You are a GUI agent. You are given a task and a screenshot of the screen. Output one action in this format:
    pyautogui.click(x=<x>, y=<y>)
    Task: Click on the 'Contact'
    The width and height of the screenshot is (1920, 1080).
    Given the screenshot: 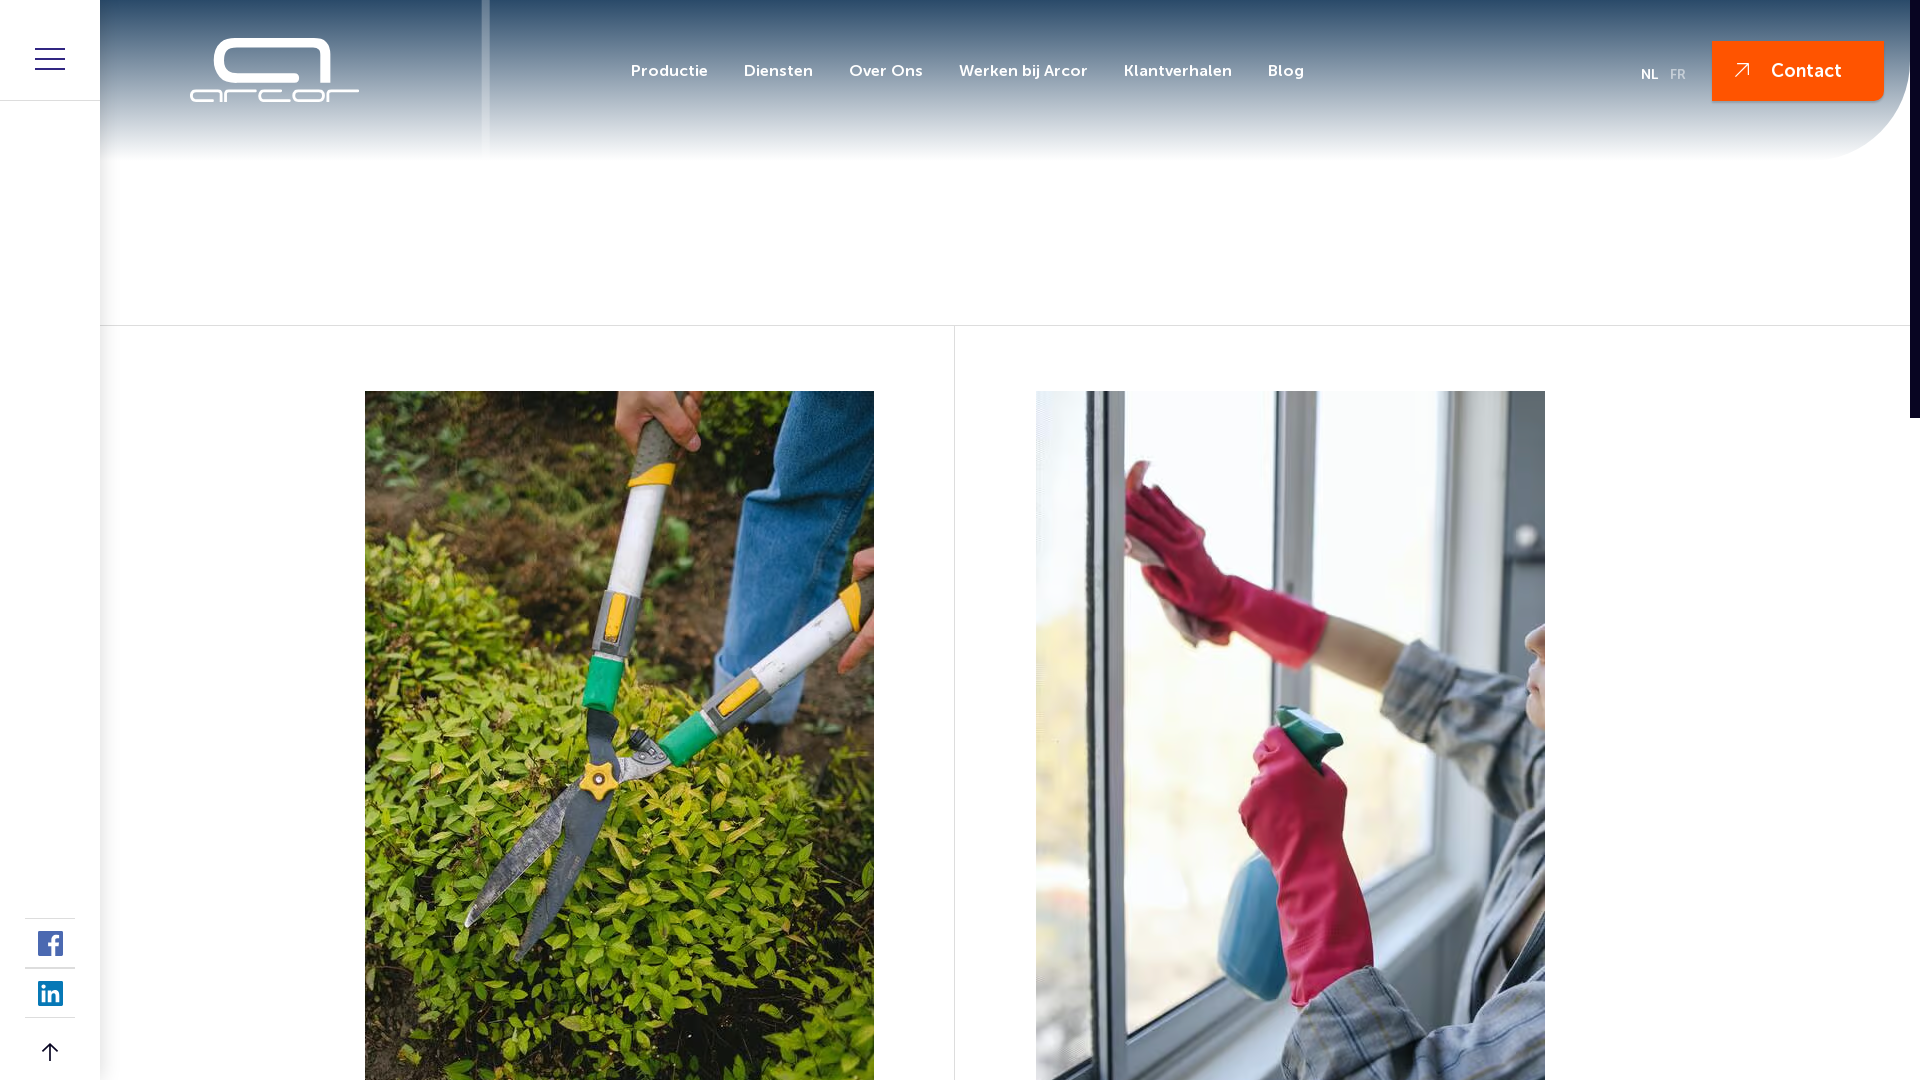 What is the action you would take?
    pyautogui.click(x=1798, y=69)
    